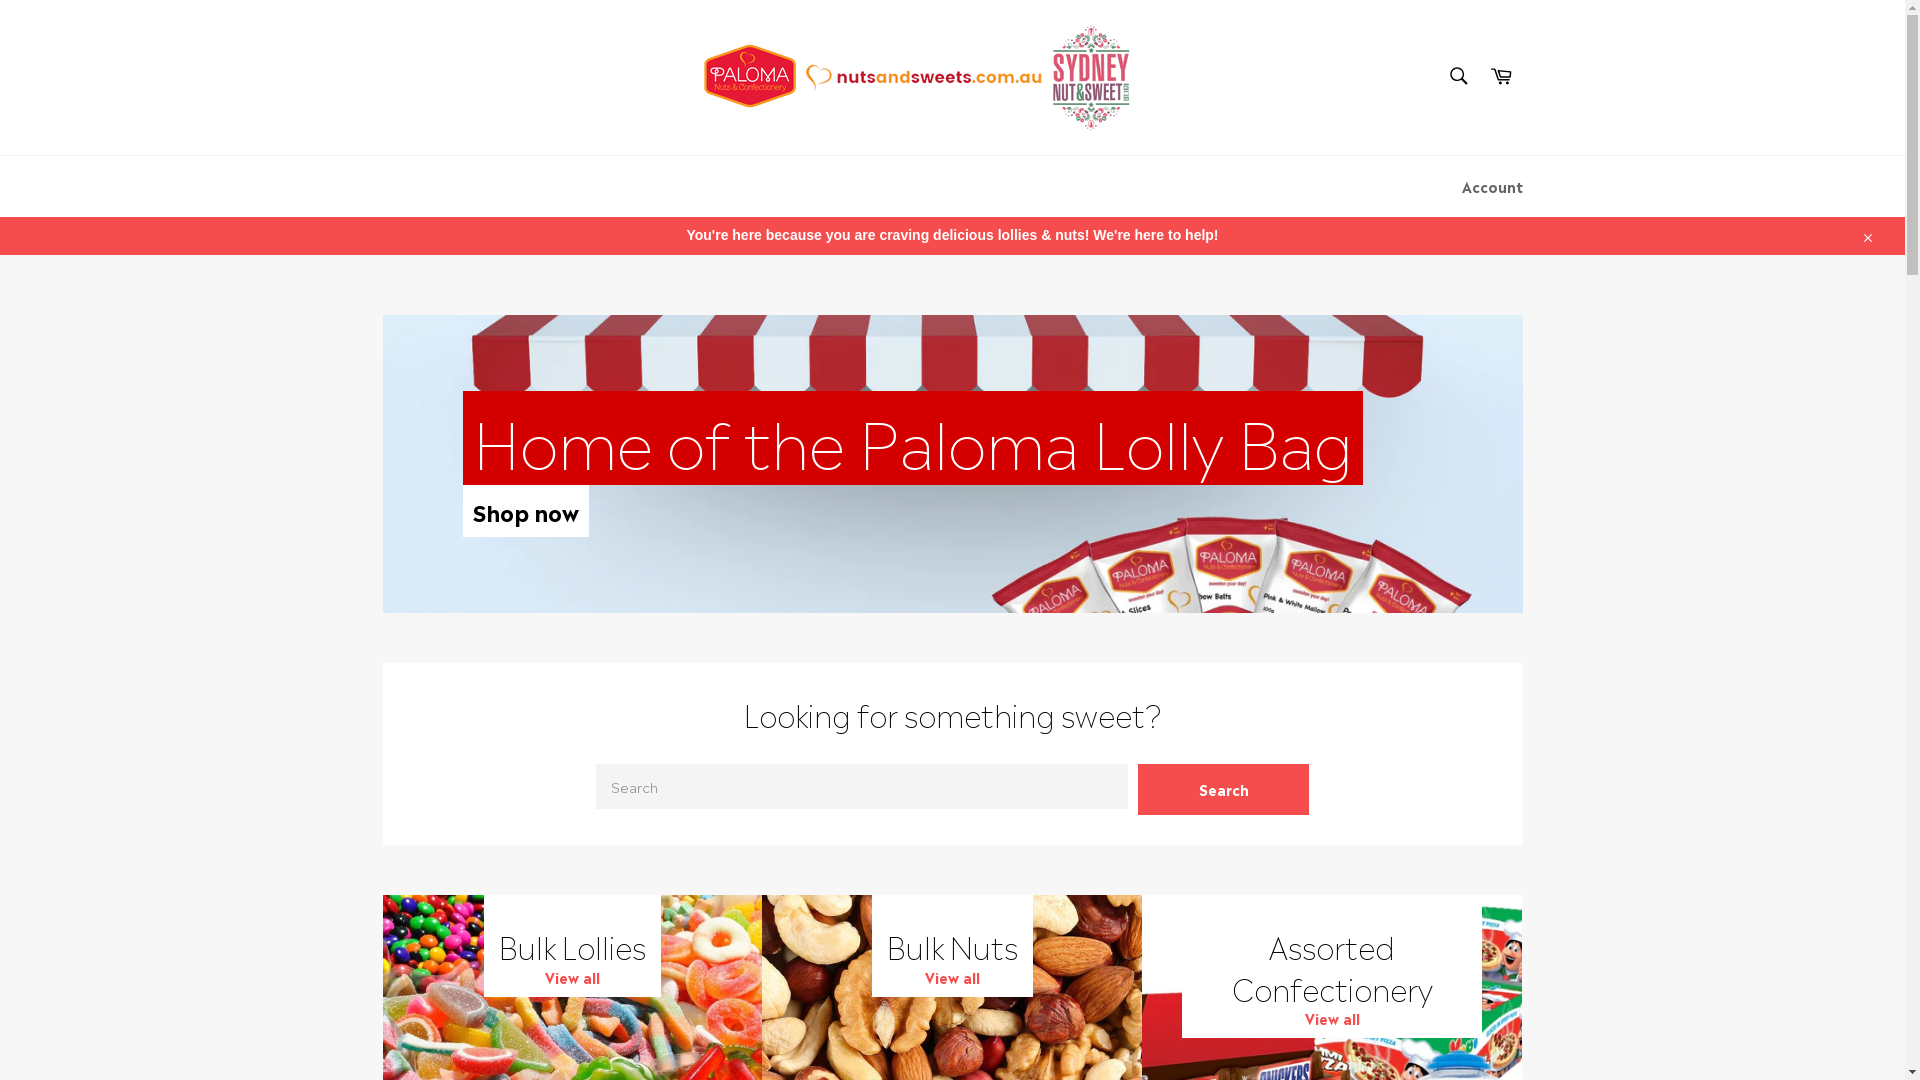 The image size is (1920, 1080). I want to click on 'Cart', so click(1501, 76).